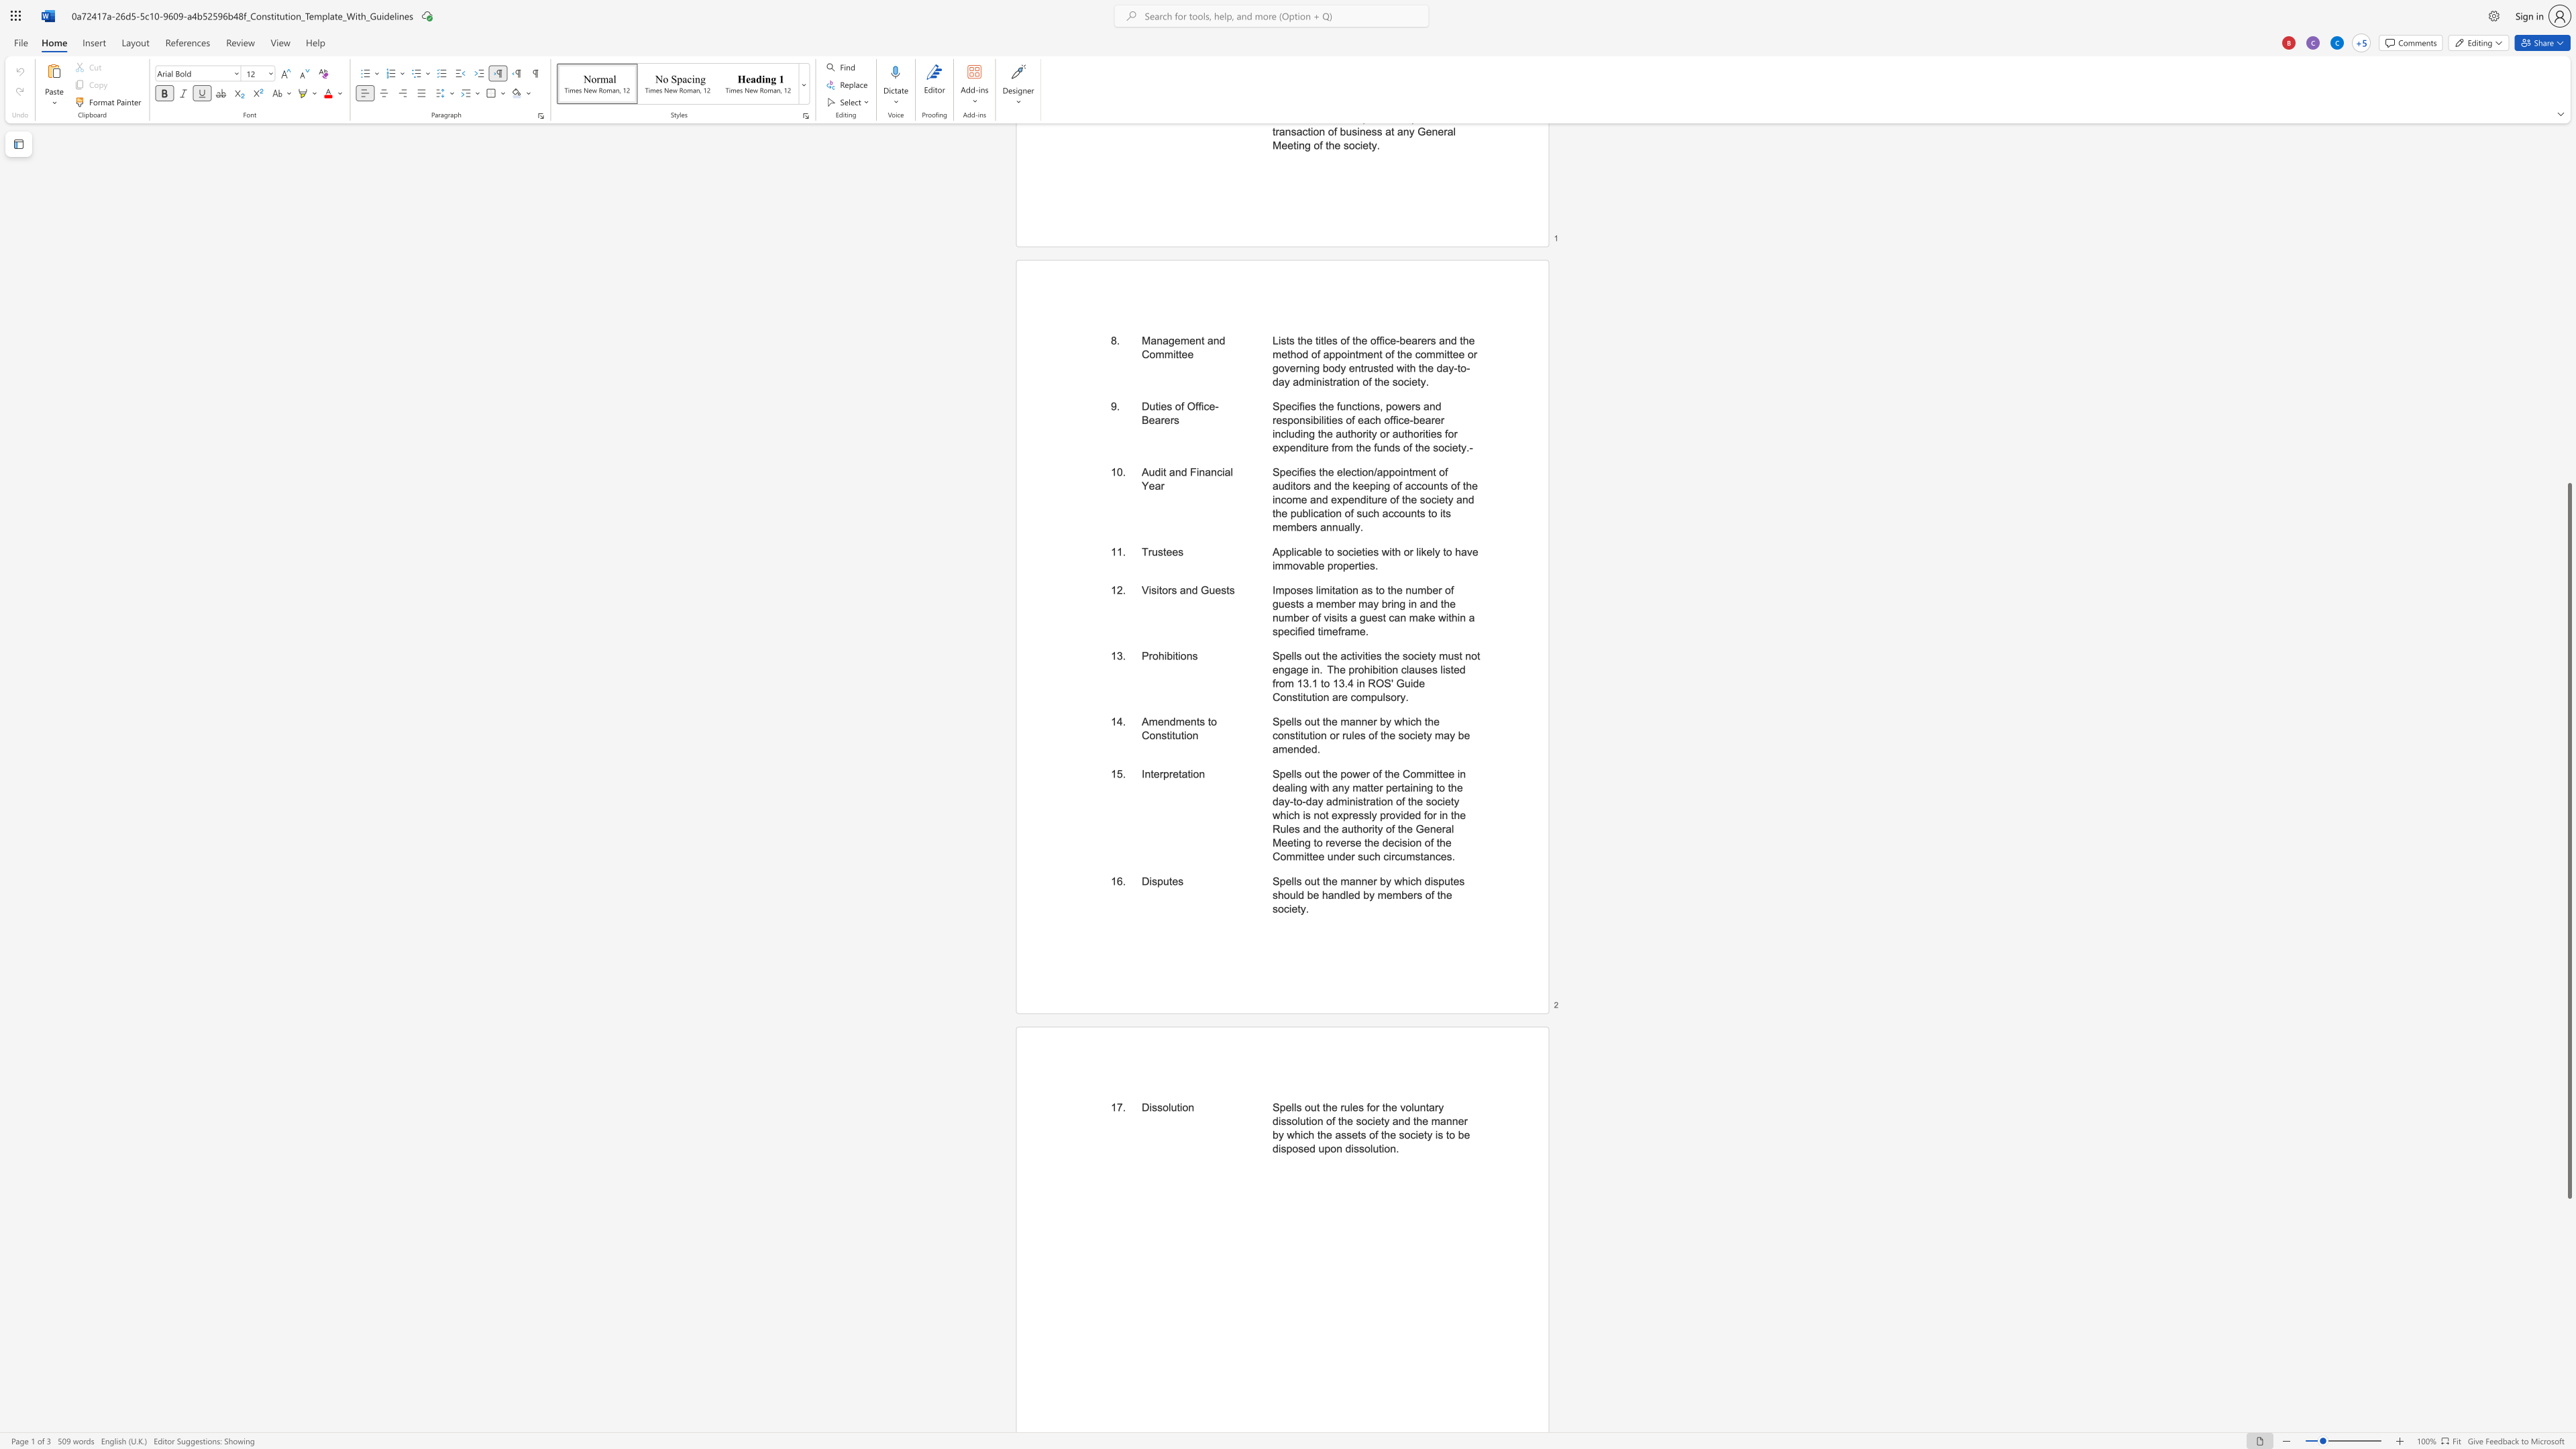  I want to click on the vertical scrollbar to raise the page content, so click(2568, 139).